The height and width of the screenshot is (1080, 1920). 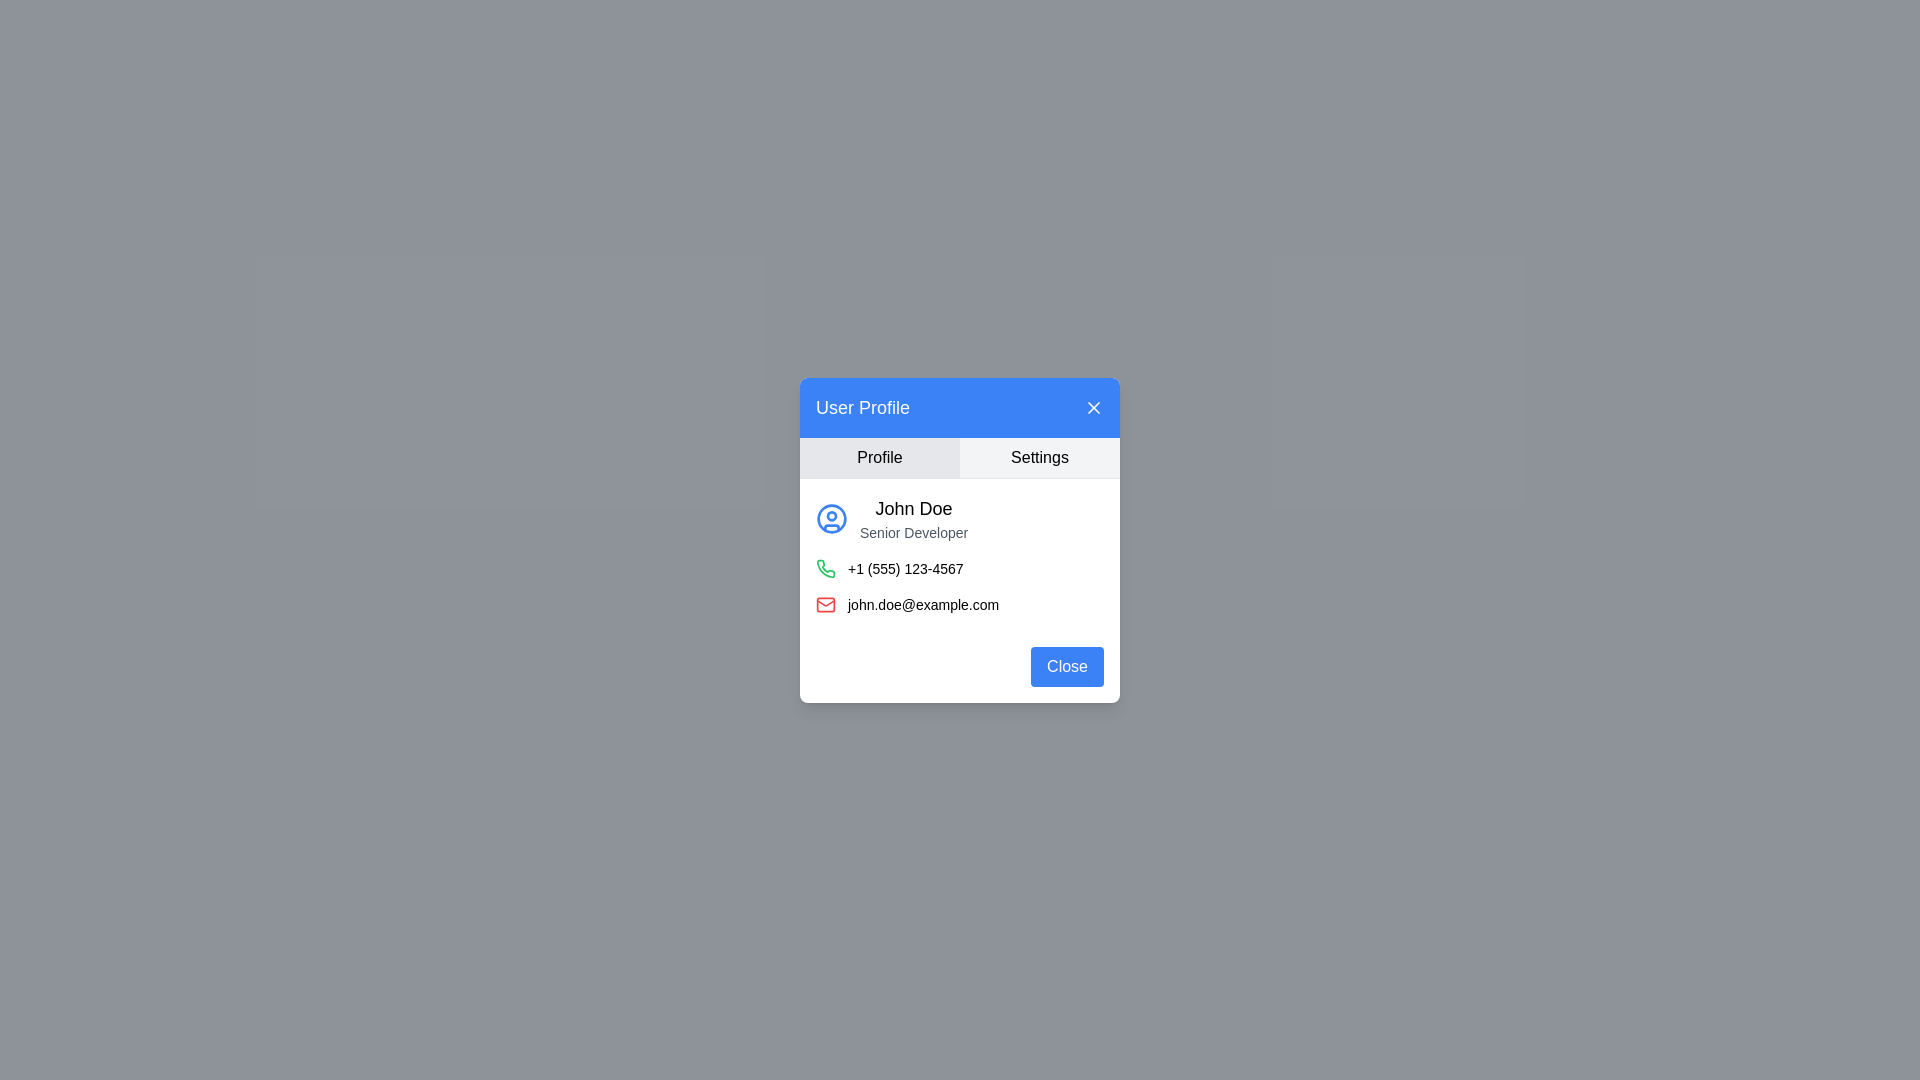 What do you see at coordinates (904, 568) in the screenshot?
I see `the phone number text label, which is styled in a small-sized font and located to the right of a green phone icon` at bounding box center [904, 568].